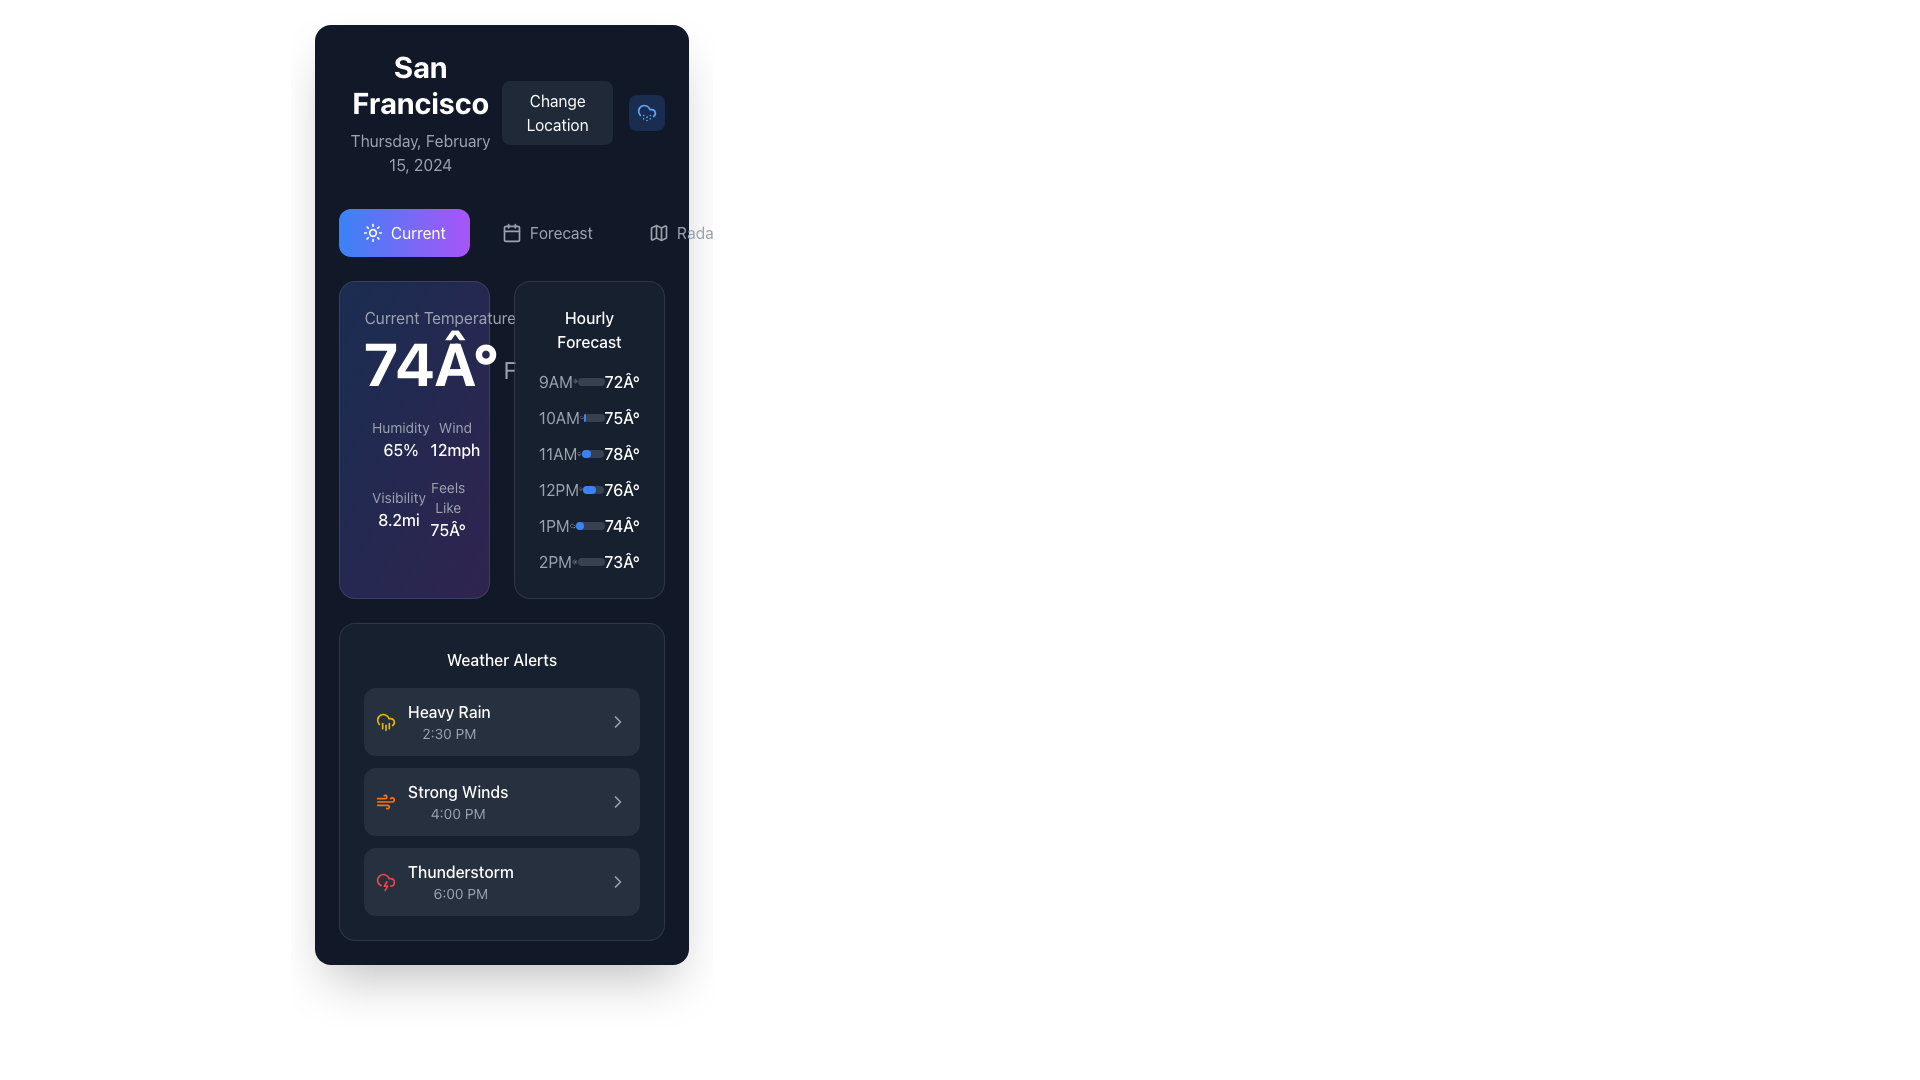 The image size is (1920, 1080). Describe the element at coordinates (398, 508) in the screenshot. I see `text information display showing 'Visibility' in small gray font and '8.2mi' in larger white font, located below the temperature information in the left panel` at that location.